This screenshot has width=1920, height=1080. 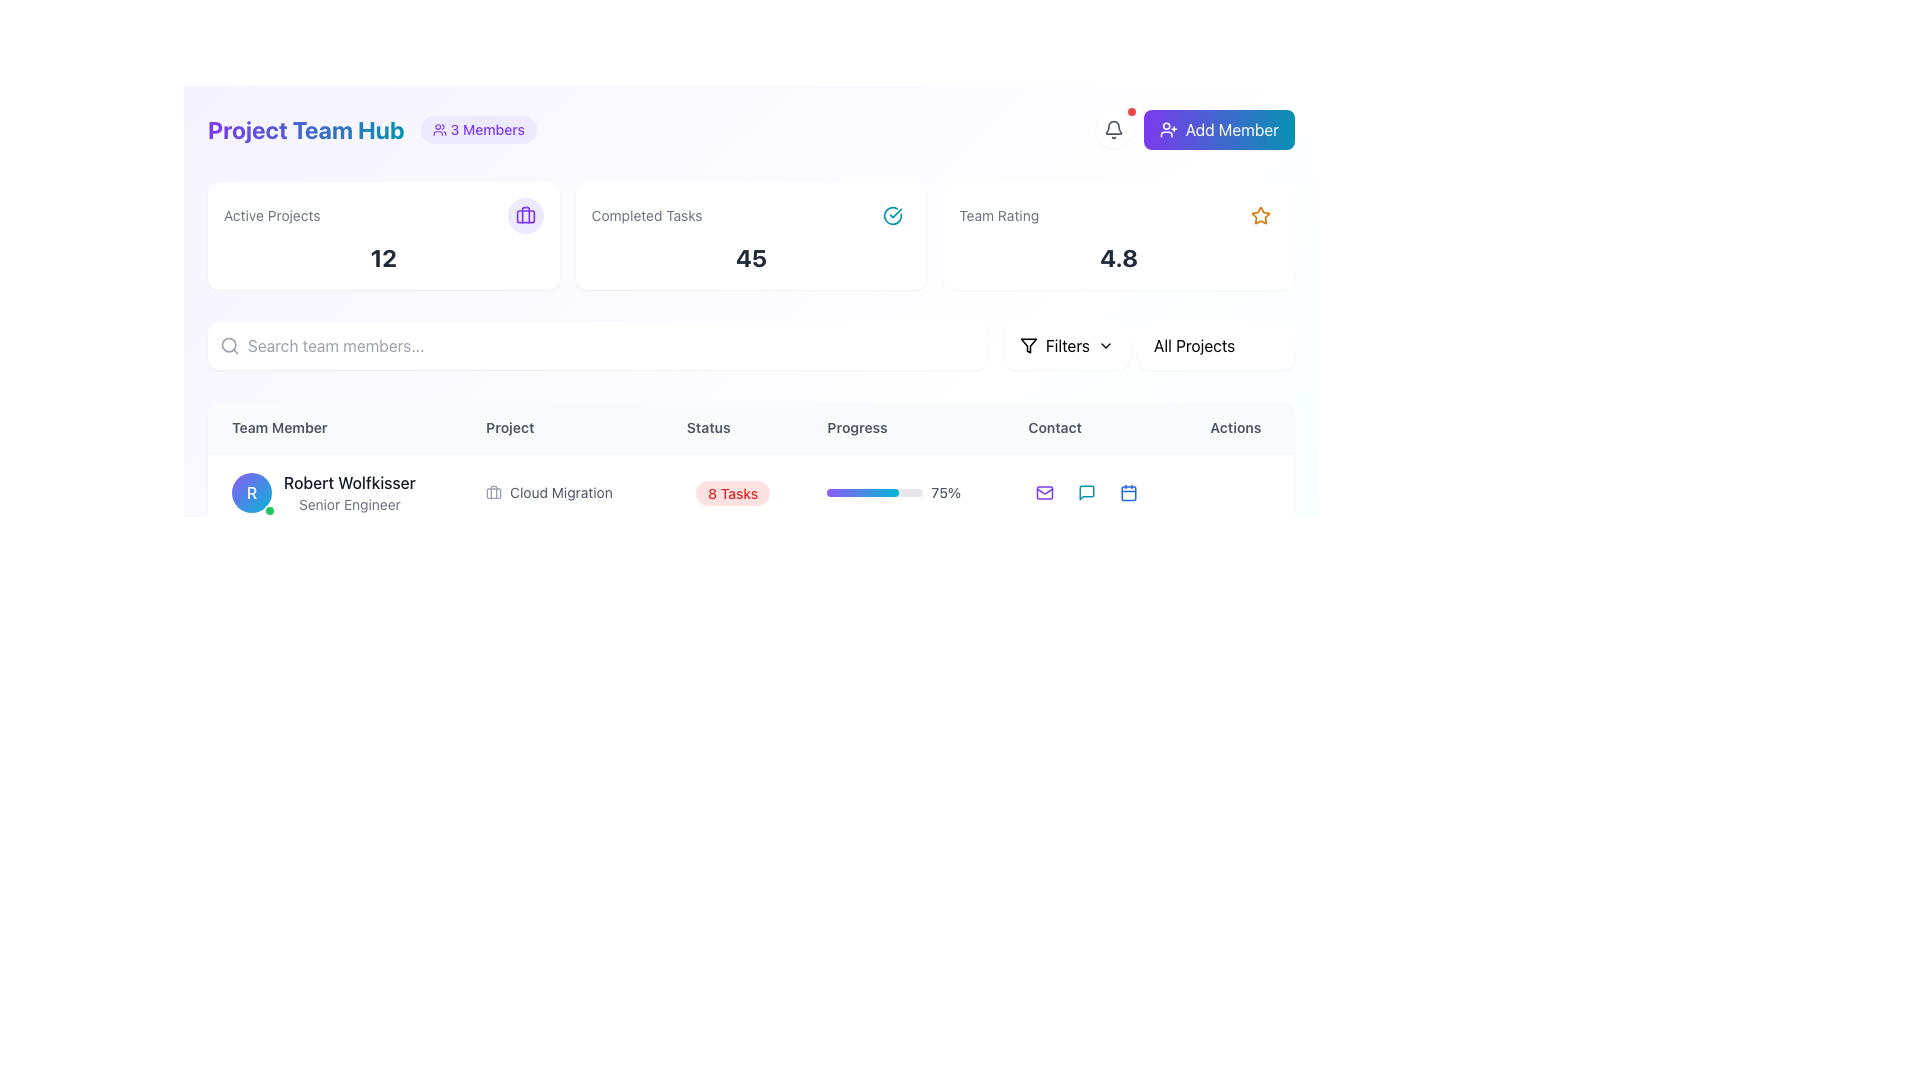 What do you see at coordinates (1215, 345) in the screenshot?
I see `the third button in the row next to the 'Filters' button to interact with it for filtering project-related data` at bounding box center [1215, 345].